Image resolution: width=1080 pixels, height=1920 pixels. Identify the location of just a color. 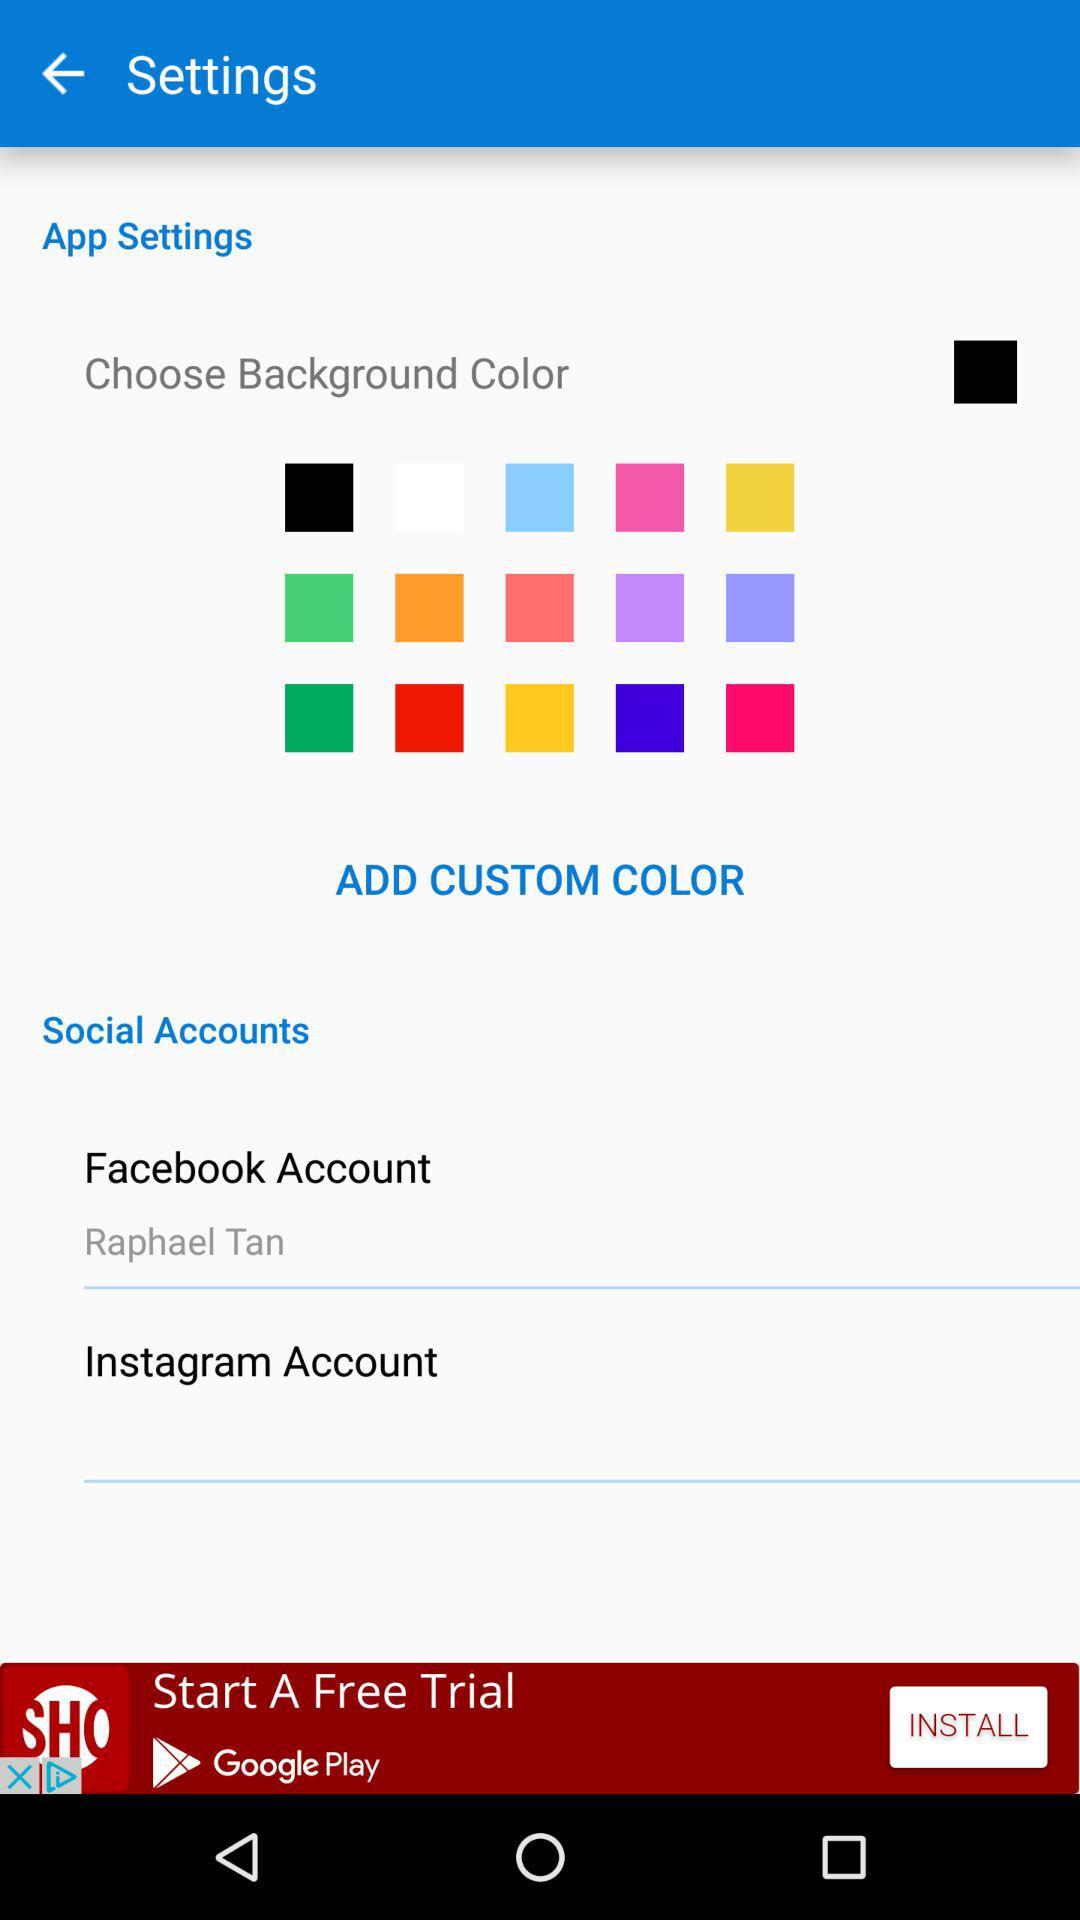
(538, 497).